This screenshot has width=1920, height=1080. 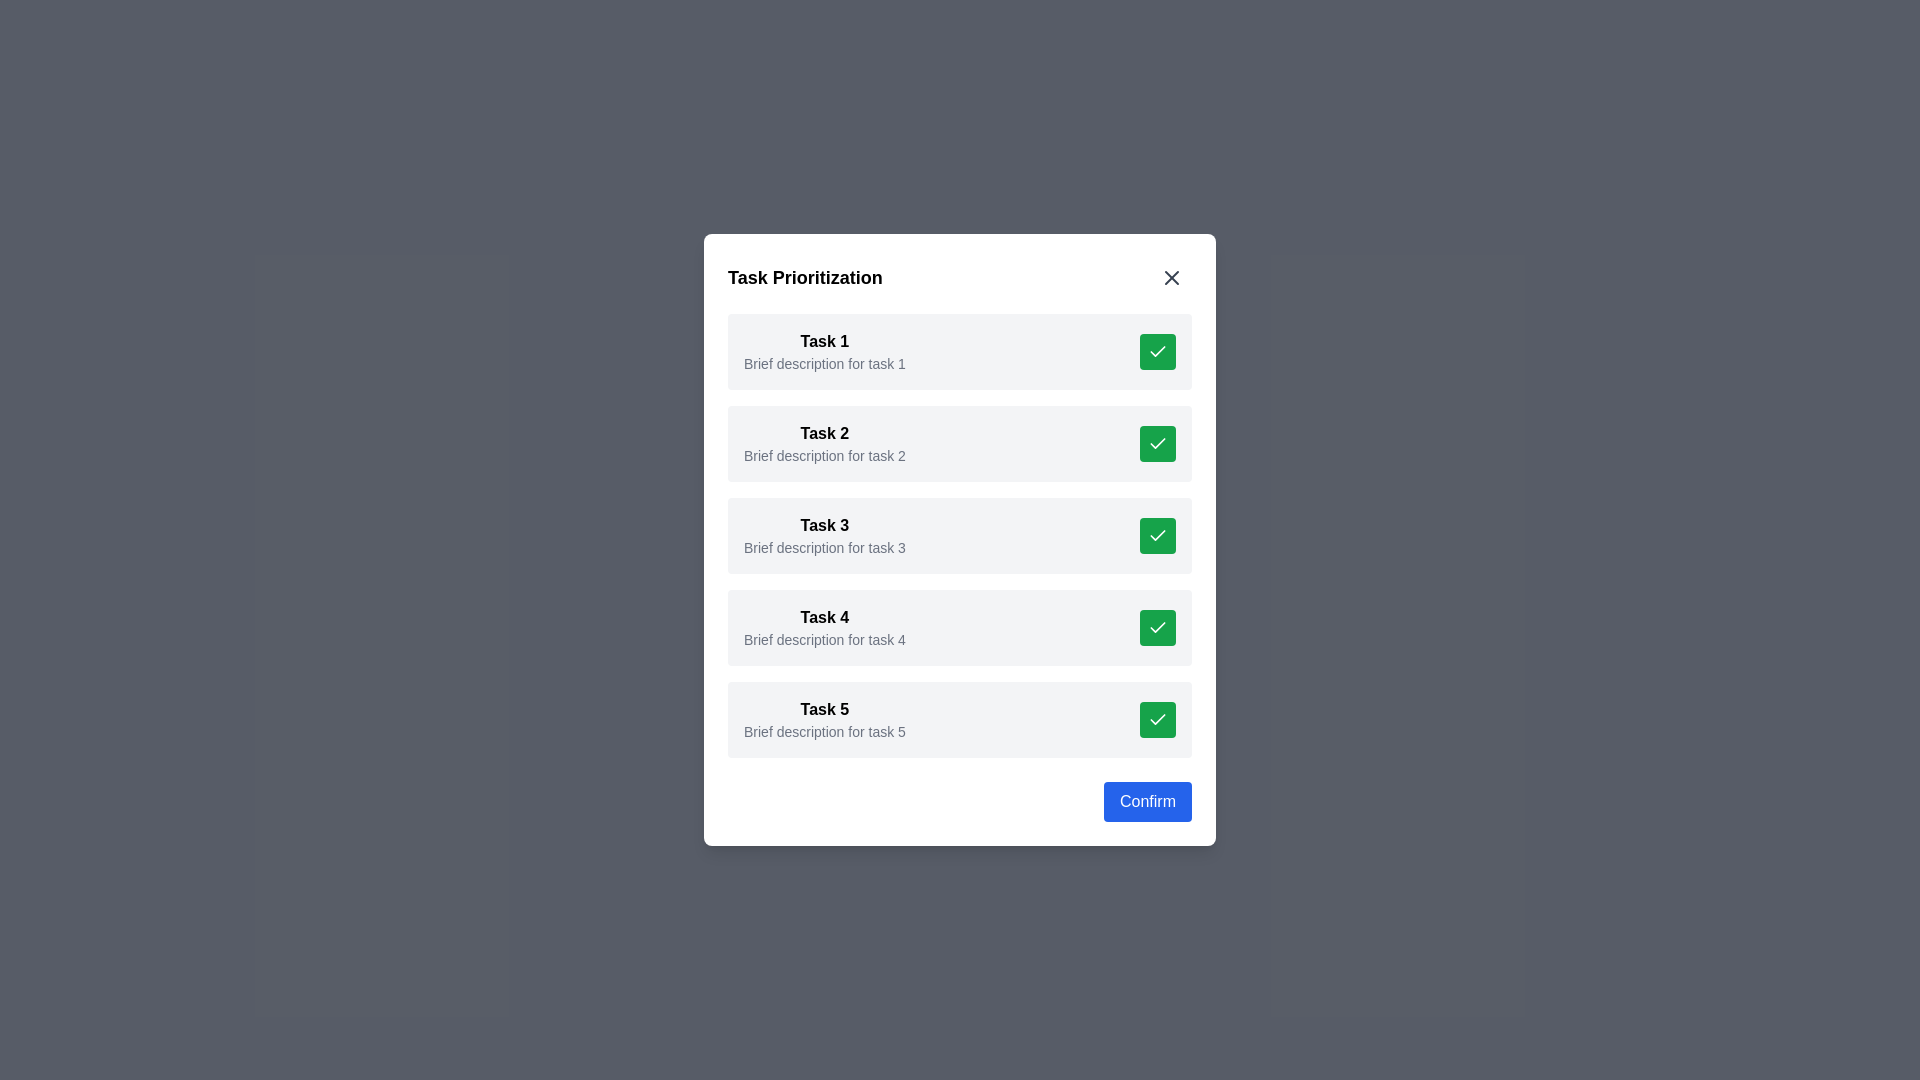 I want to click on the green checkmark icon with a white stroke located, so click(x=1157, y=535).